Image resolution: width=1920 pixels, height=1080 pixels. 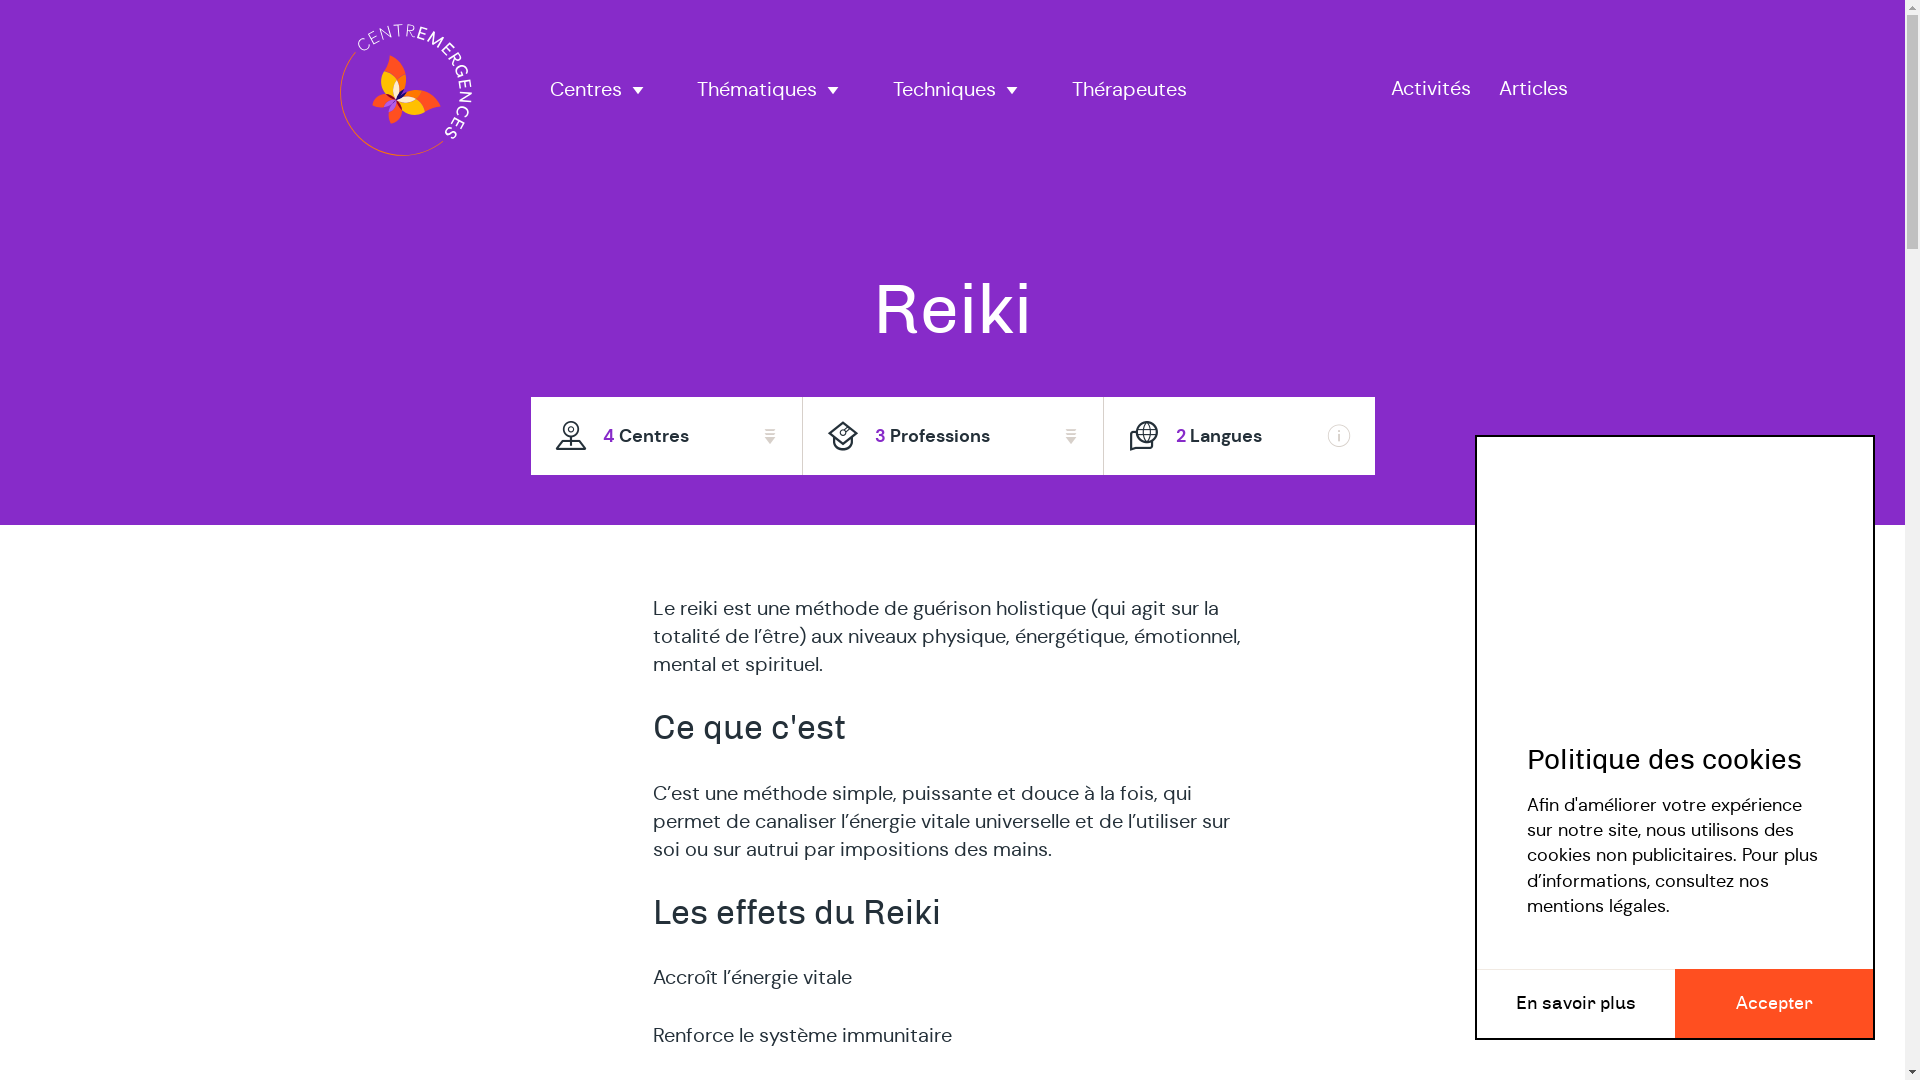 I want to click on 'Articles', so click(x=1531, y=88).